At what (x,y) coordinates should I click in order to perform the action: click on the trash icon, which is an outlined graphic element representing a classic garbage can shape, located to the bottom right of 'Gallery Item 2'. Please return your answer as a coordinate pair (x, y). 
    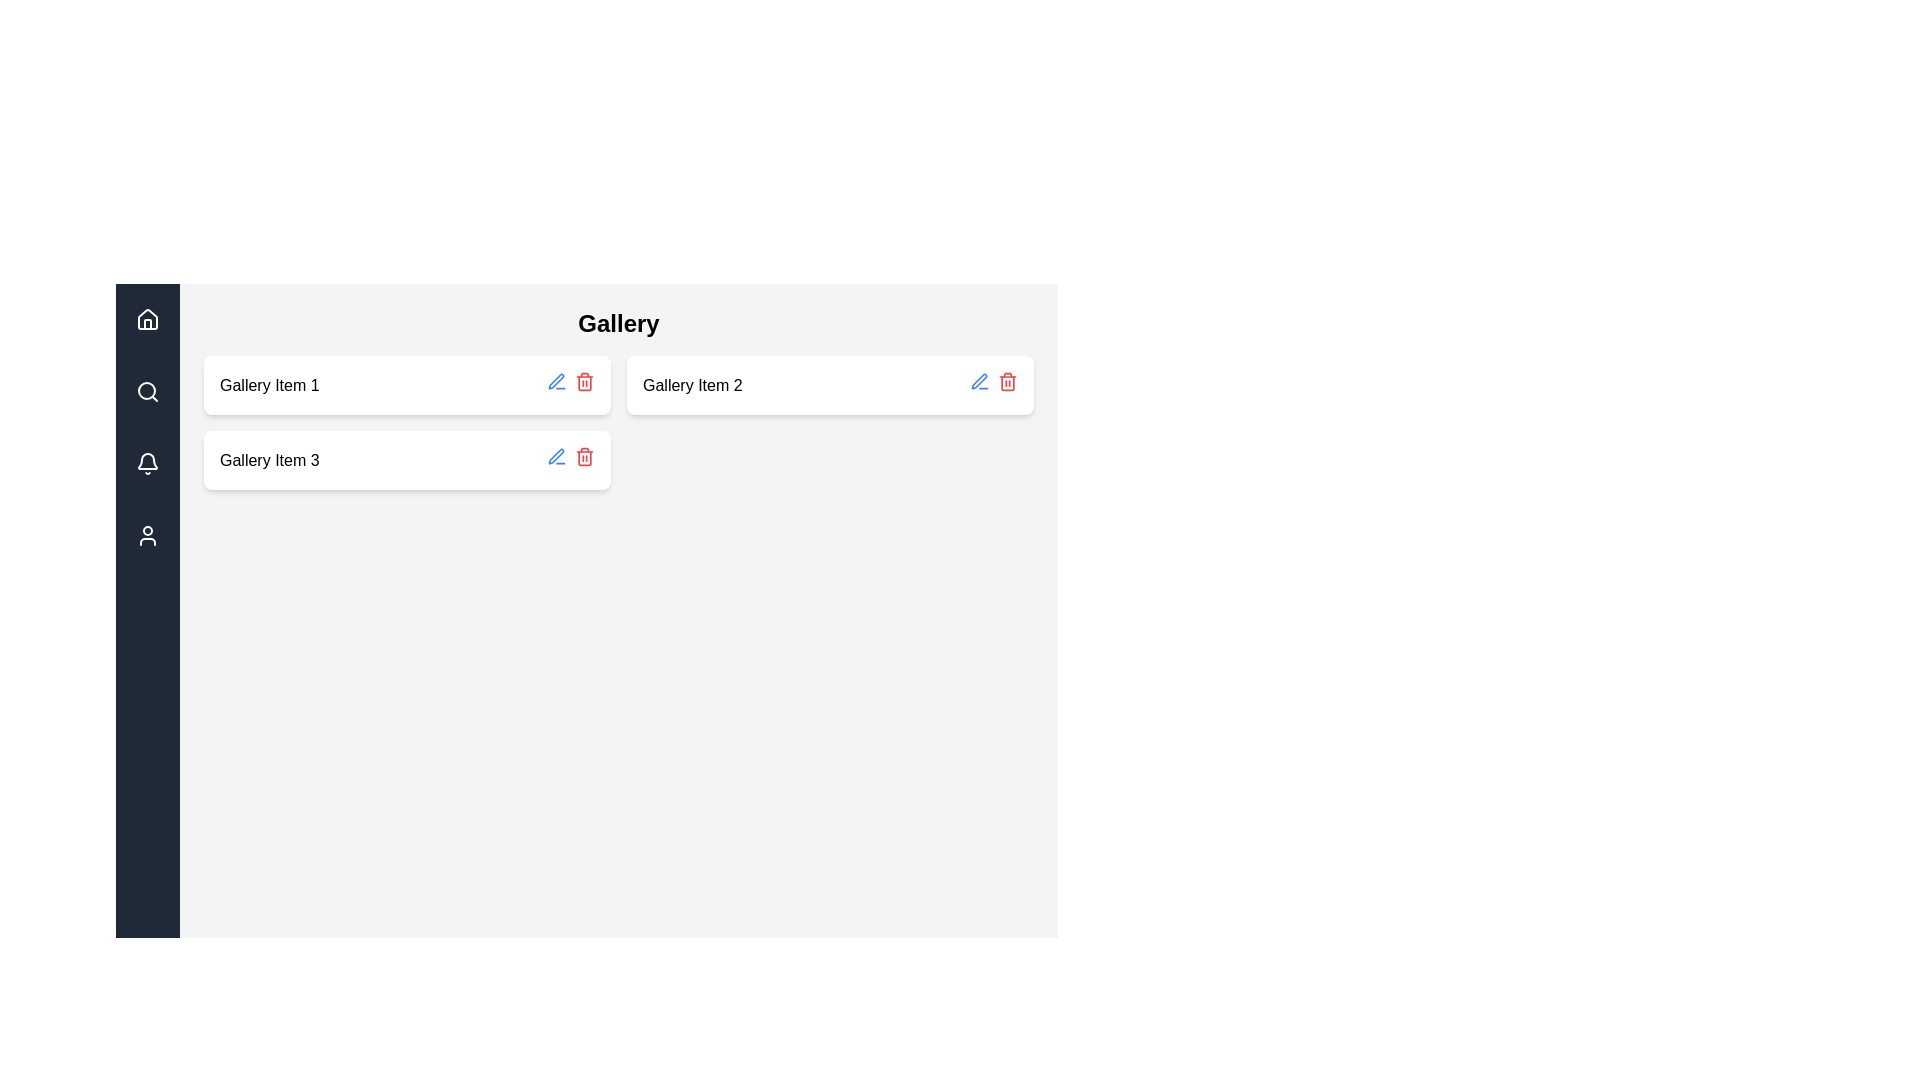
    Looking at the image, I should click on (1008, 382).